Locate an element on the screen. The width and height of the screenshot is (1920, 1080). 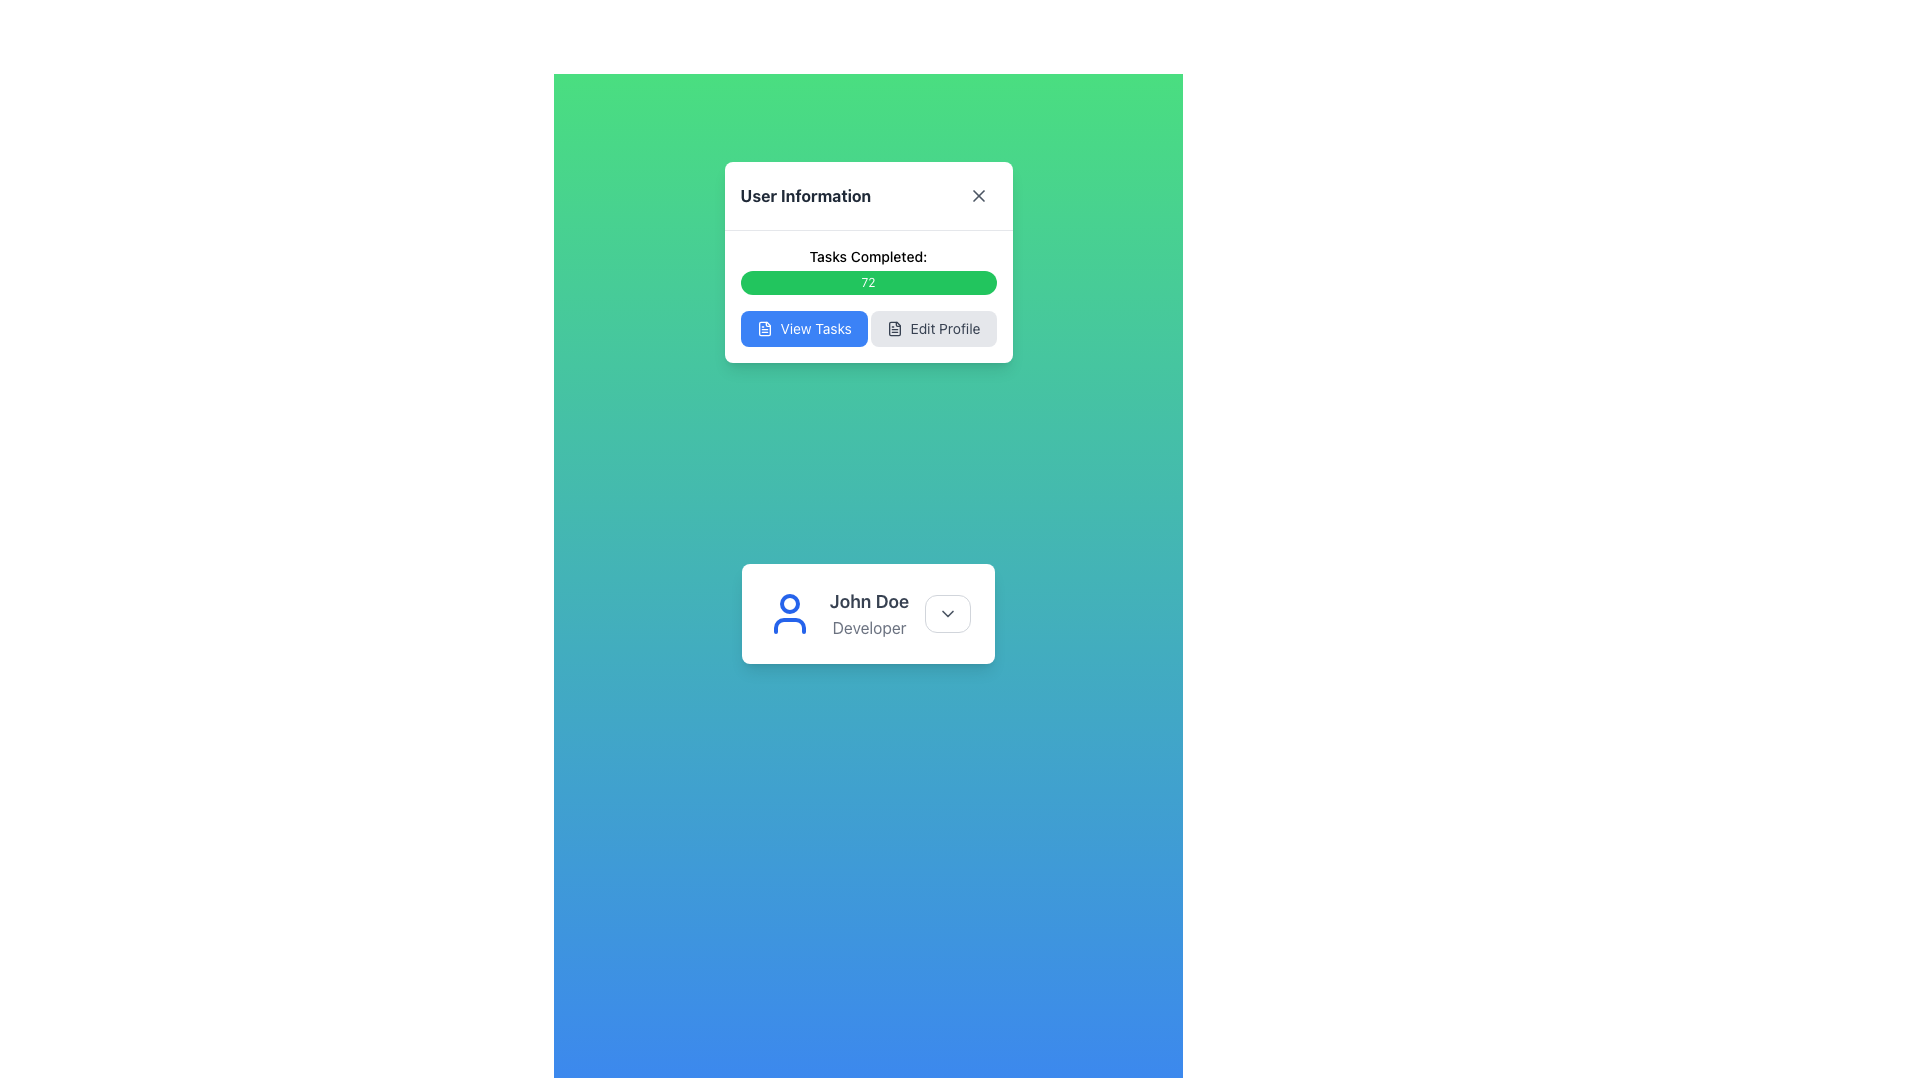
the 'Edit Profile' button located in the User Information section, which is below the 'Tasks Completed:' text and next to the 'View Tasks' button is located at coordinates (868, 297).